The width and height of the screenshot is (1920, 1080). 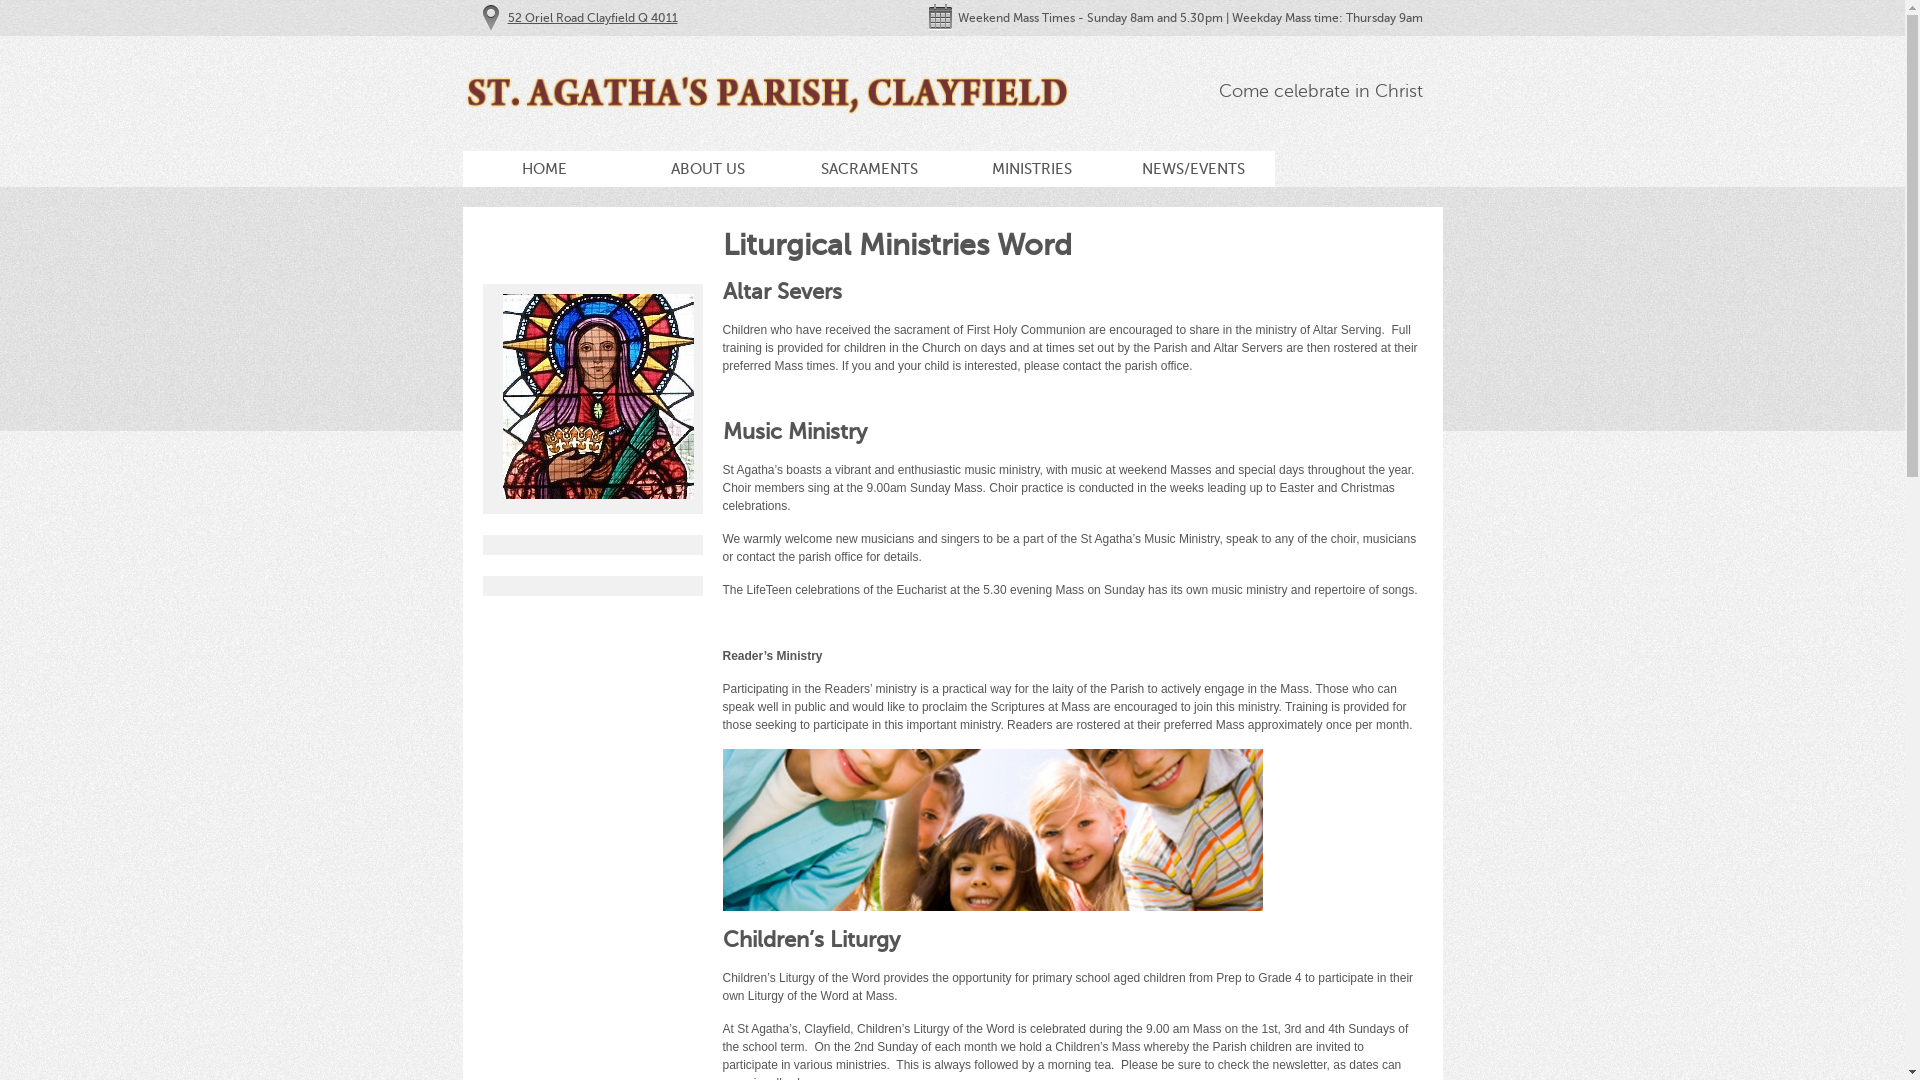 I want to click on 'ABOUT US', so click(x=706, y=168).